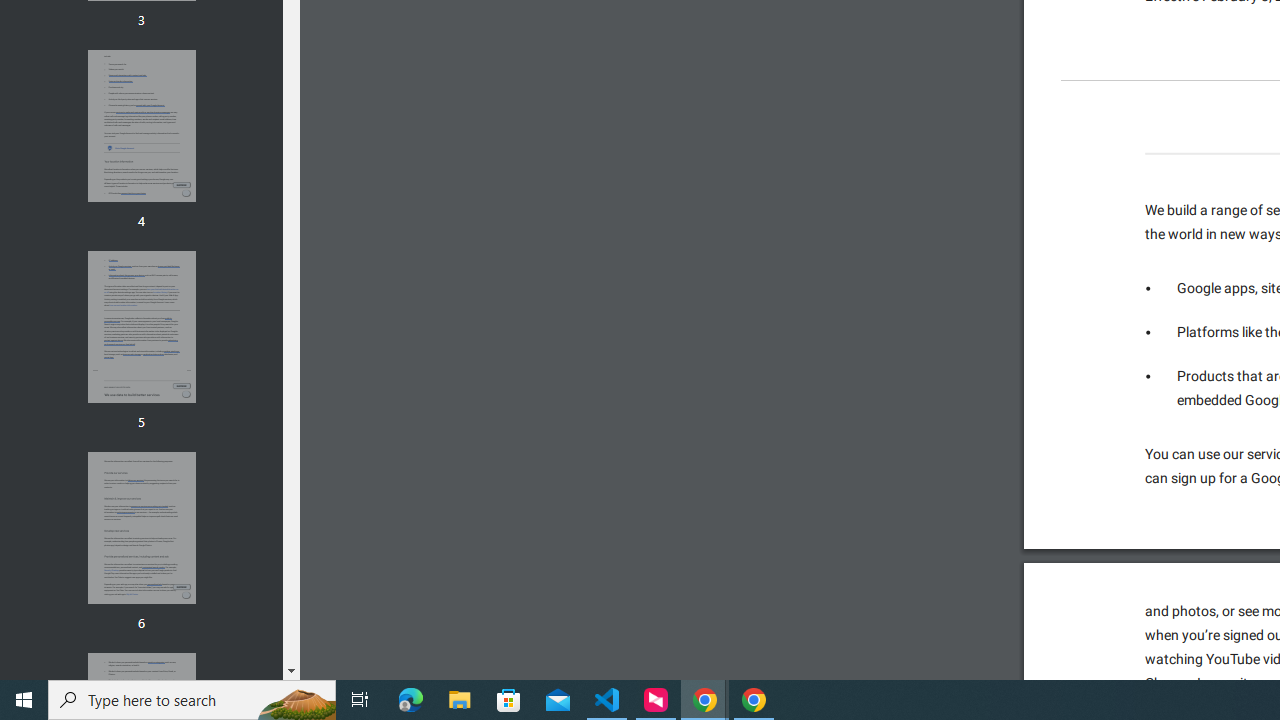 This screenshot has height=720, width=1280. Describe the element at coordinates (140, 126) in the screenshot. I see `'Thumbnail for page 4'` at that location.